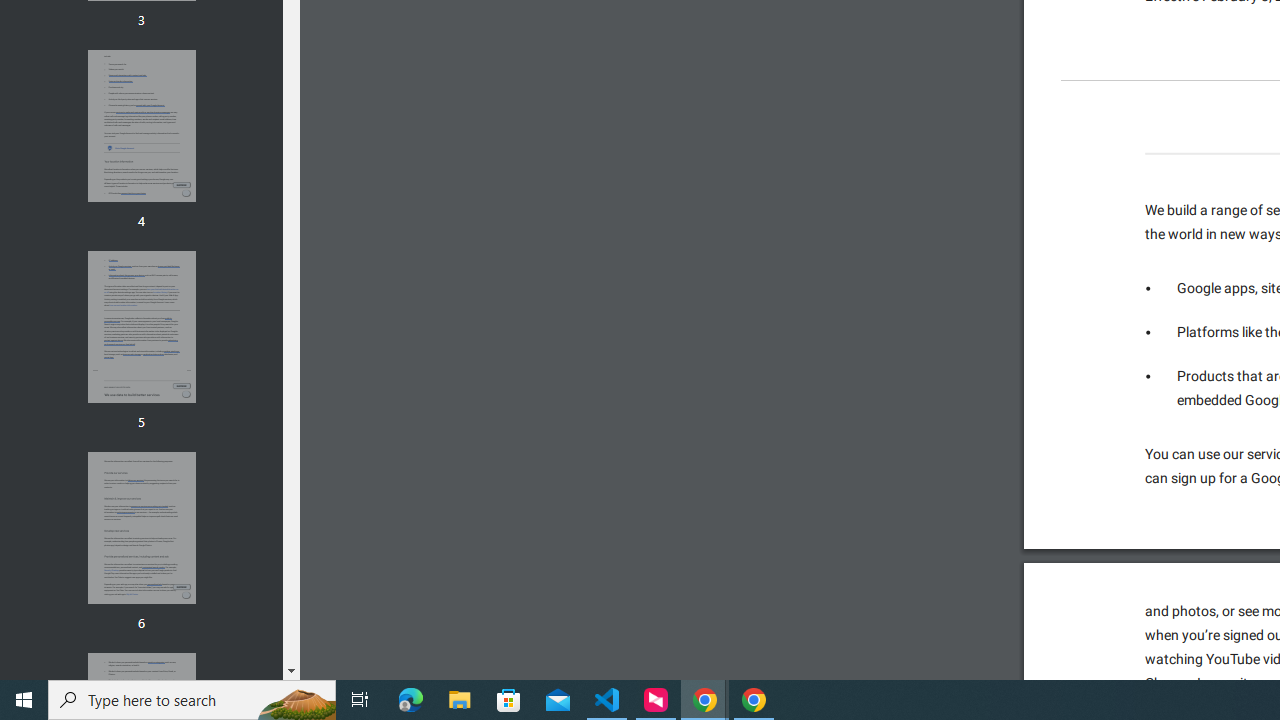 This screenshot has height=720, width=1280. Describe the element at coordinates (140, 126) in the screenshot. I see `'Thumbnail for page 4'` at that location.